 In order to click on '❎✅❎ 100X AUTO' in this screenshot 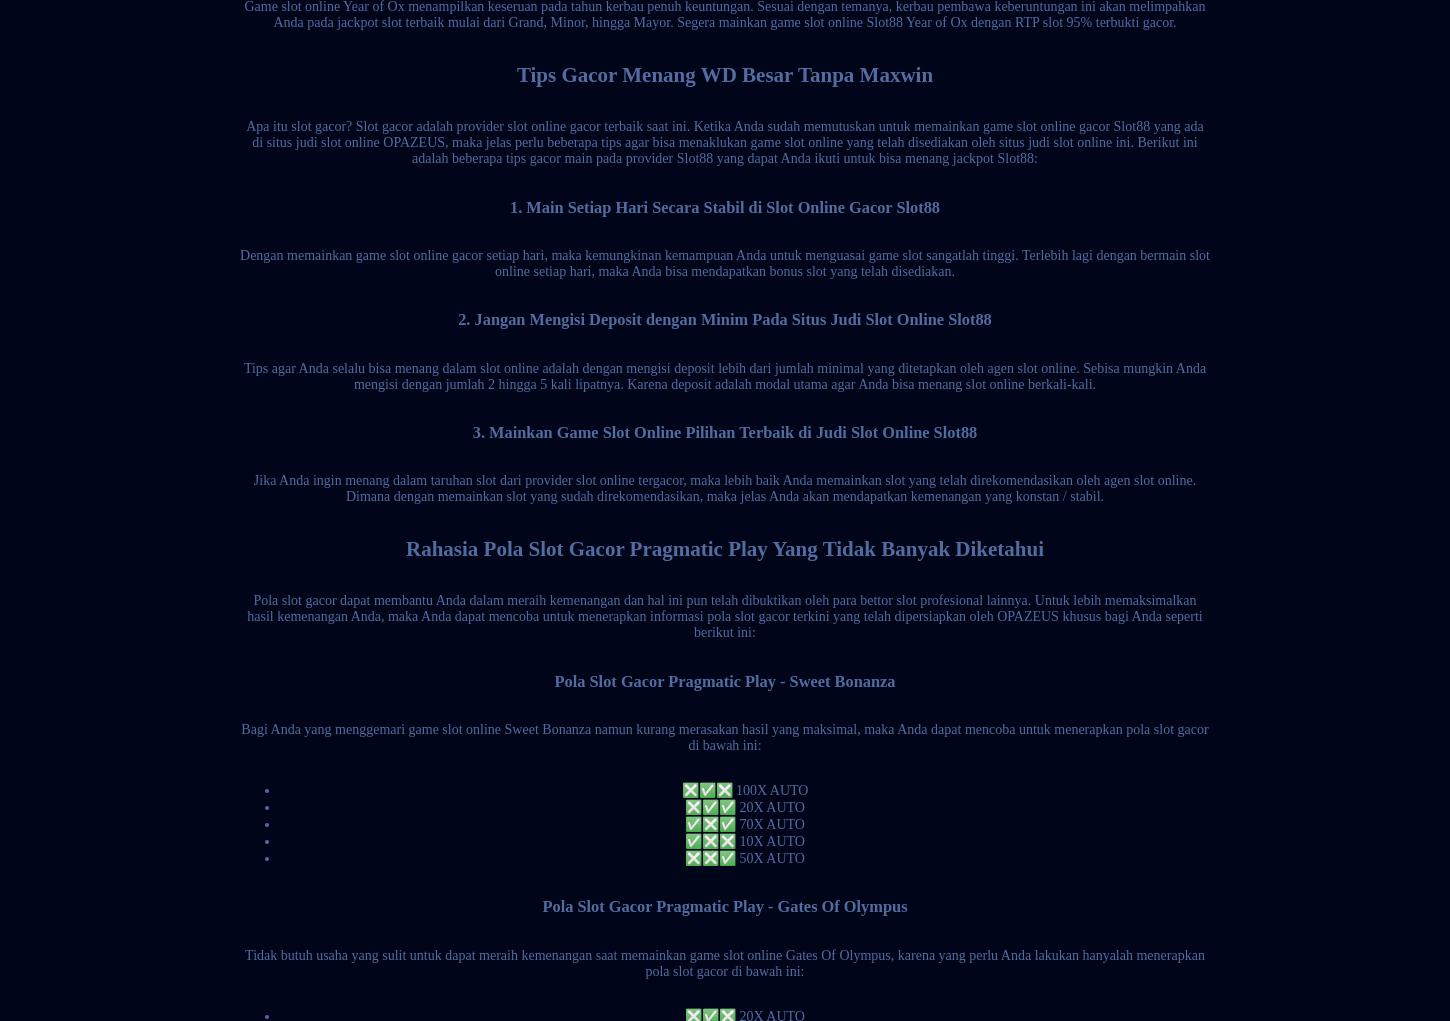, I will do `click(680, 788)`.